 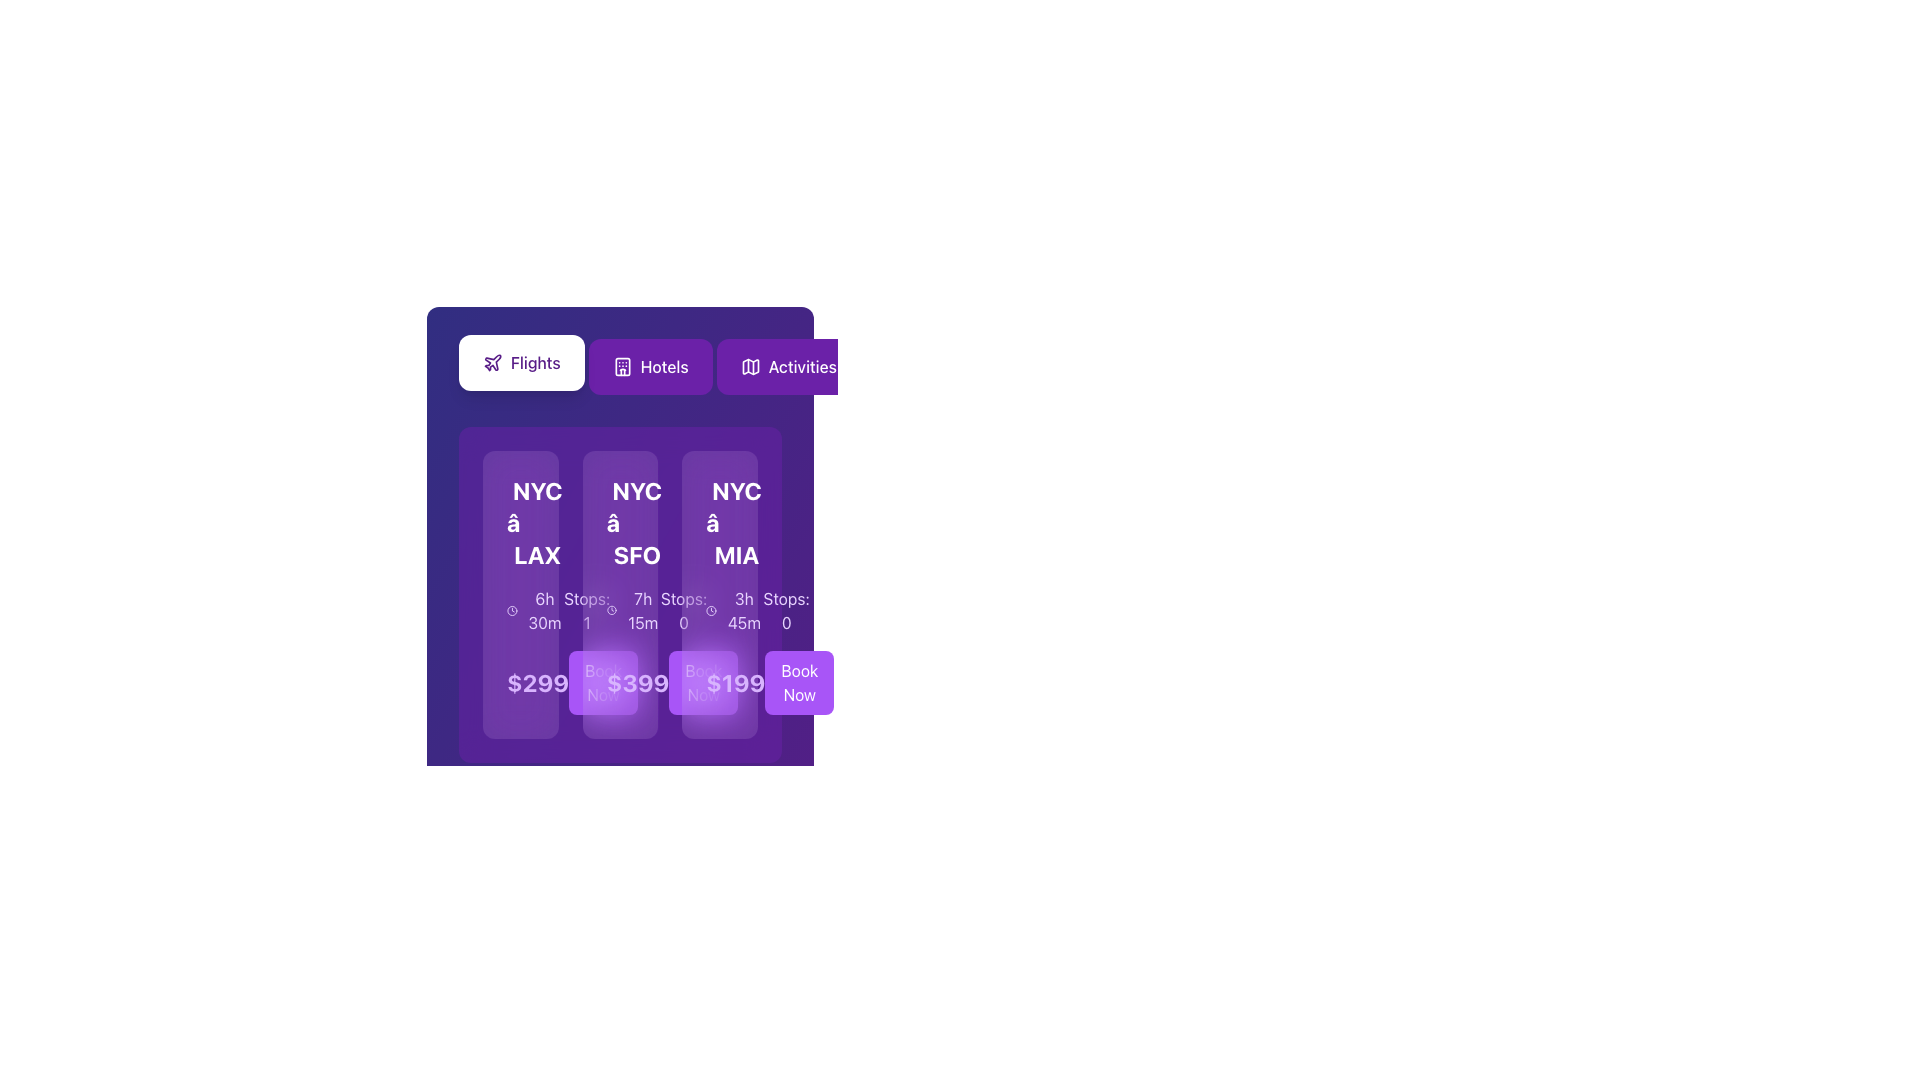 What do you see at coordinates (664, 366) in the screenshot?
I see `the 'Hotels' text label within the purple button` at bounding box center [664, 366].